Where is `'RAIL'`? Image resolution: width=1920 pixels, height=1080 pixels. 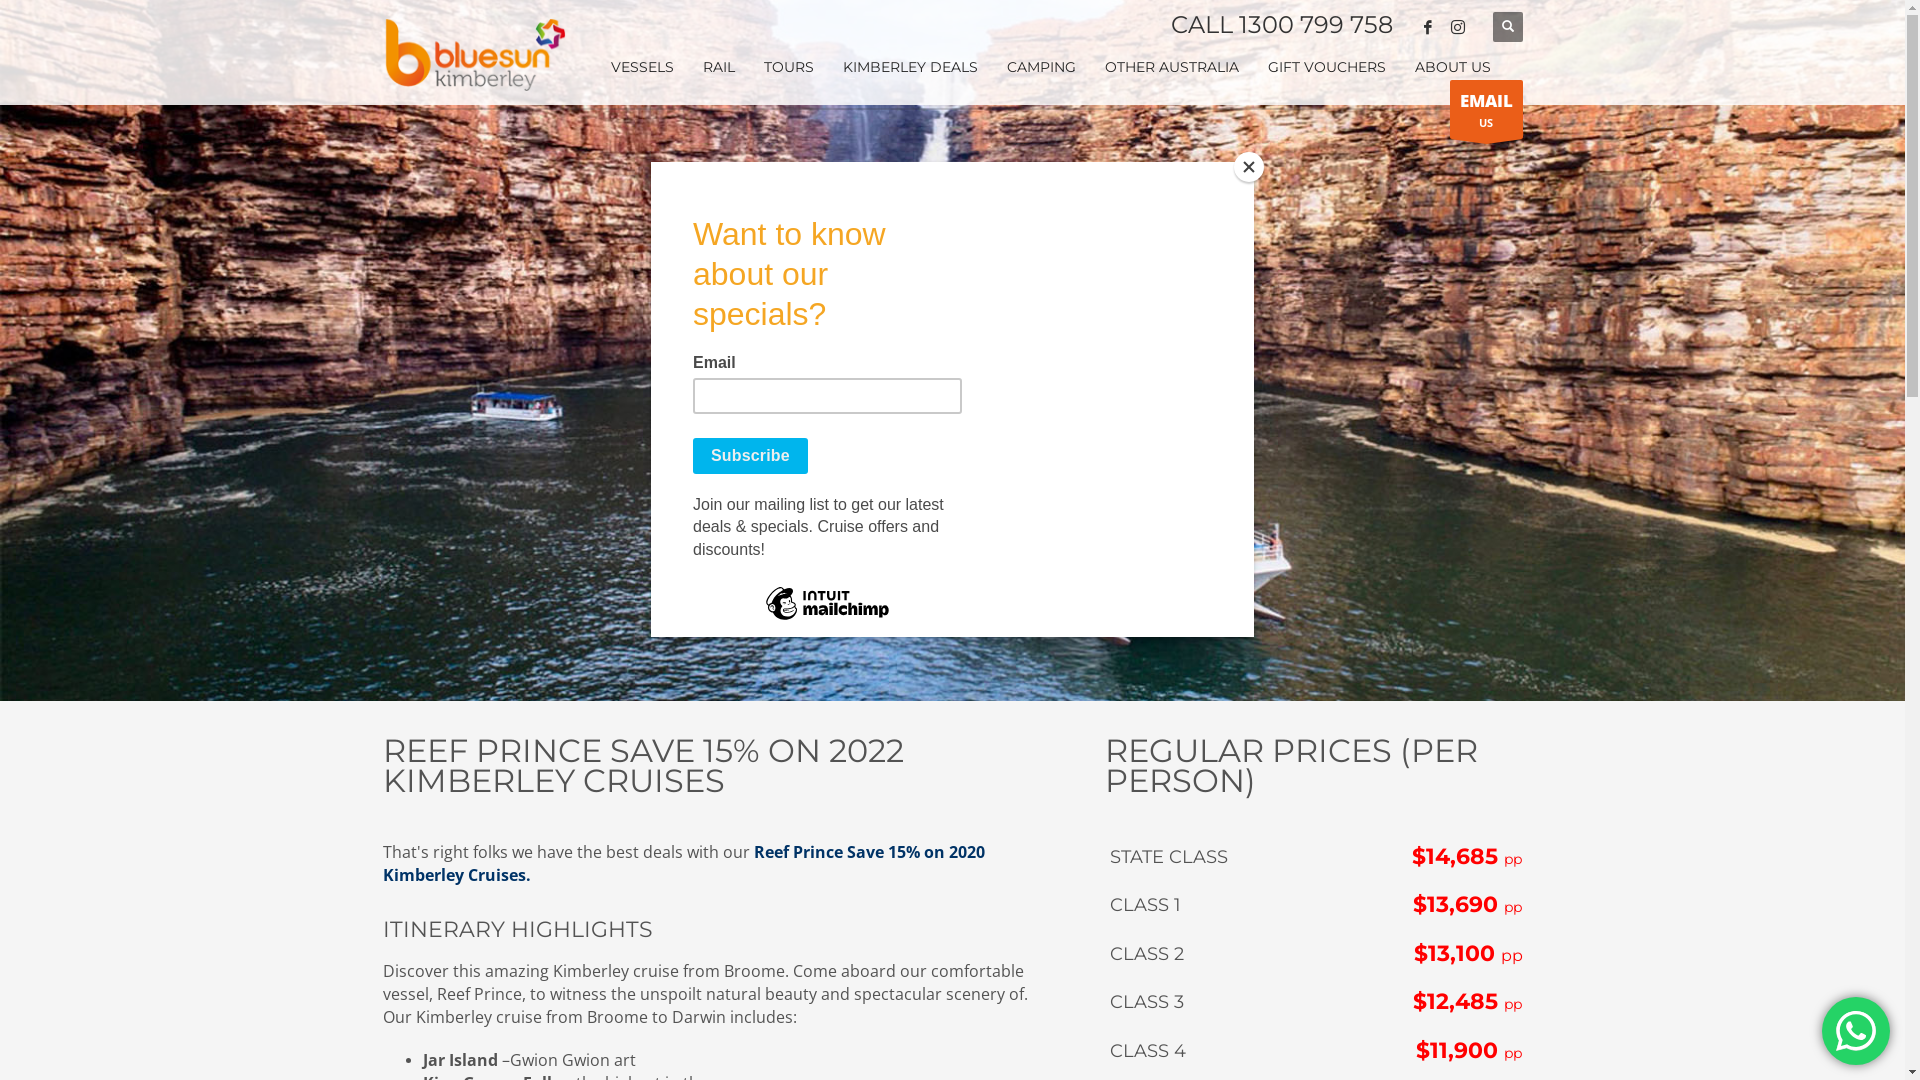
'RAIL' is located at coordinates (718, 65).